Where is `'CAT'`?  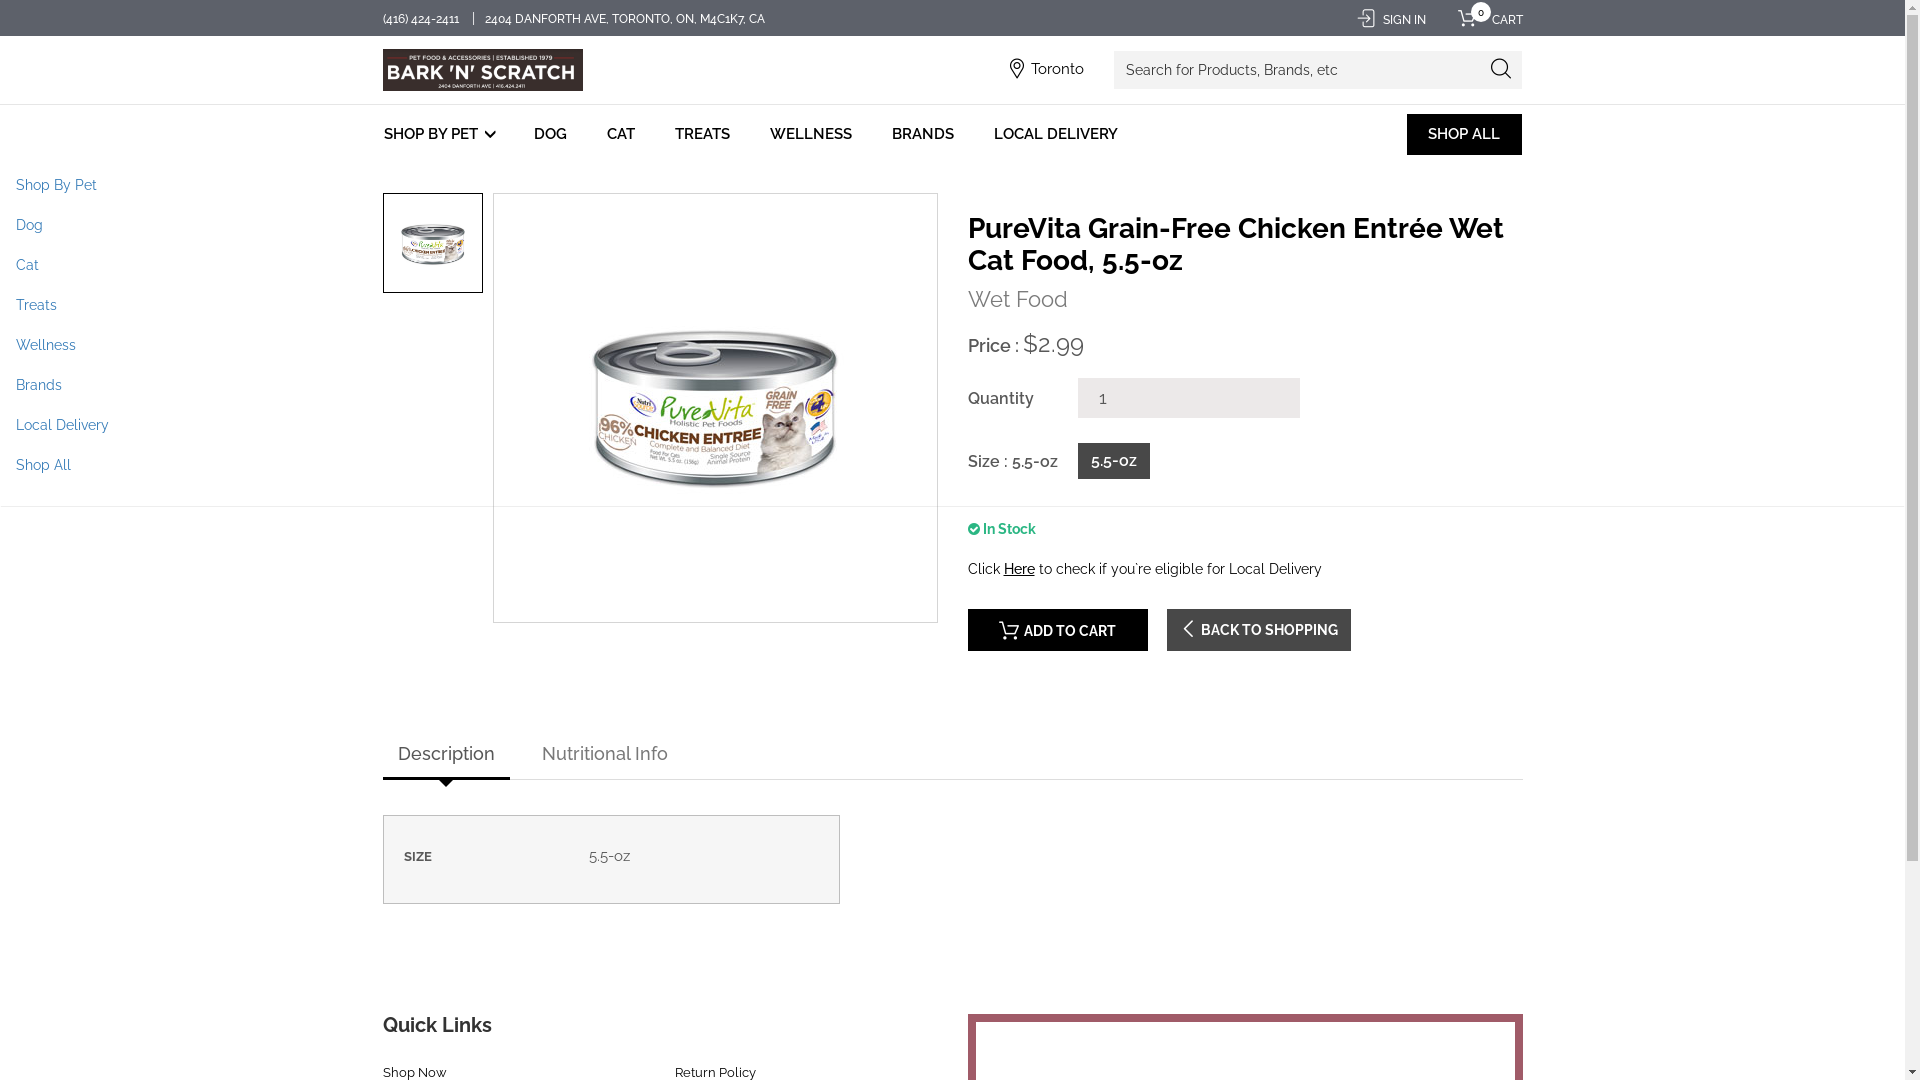 'CAT' is located at coordinates (600, 134).